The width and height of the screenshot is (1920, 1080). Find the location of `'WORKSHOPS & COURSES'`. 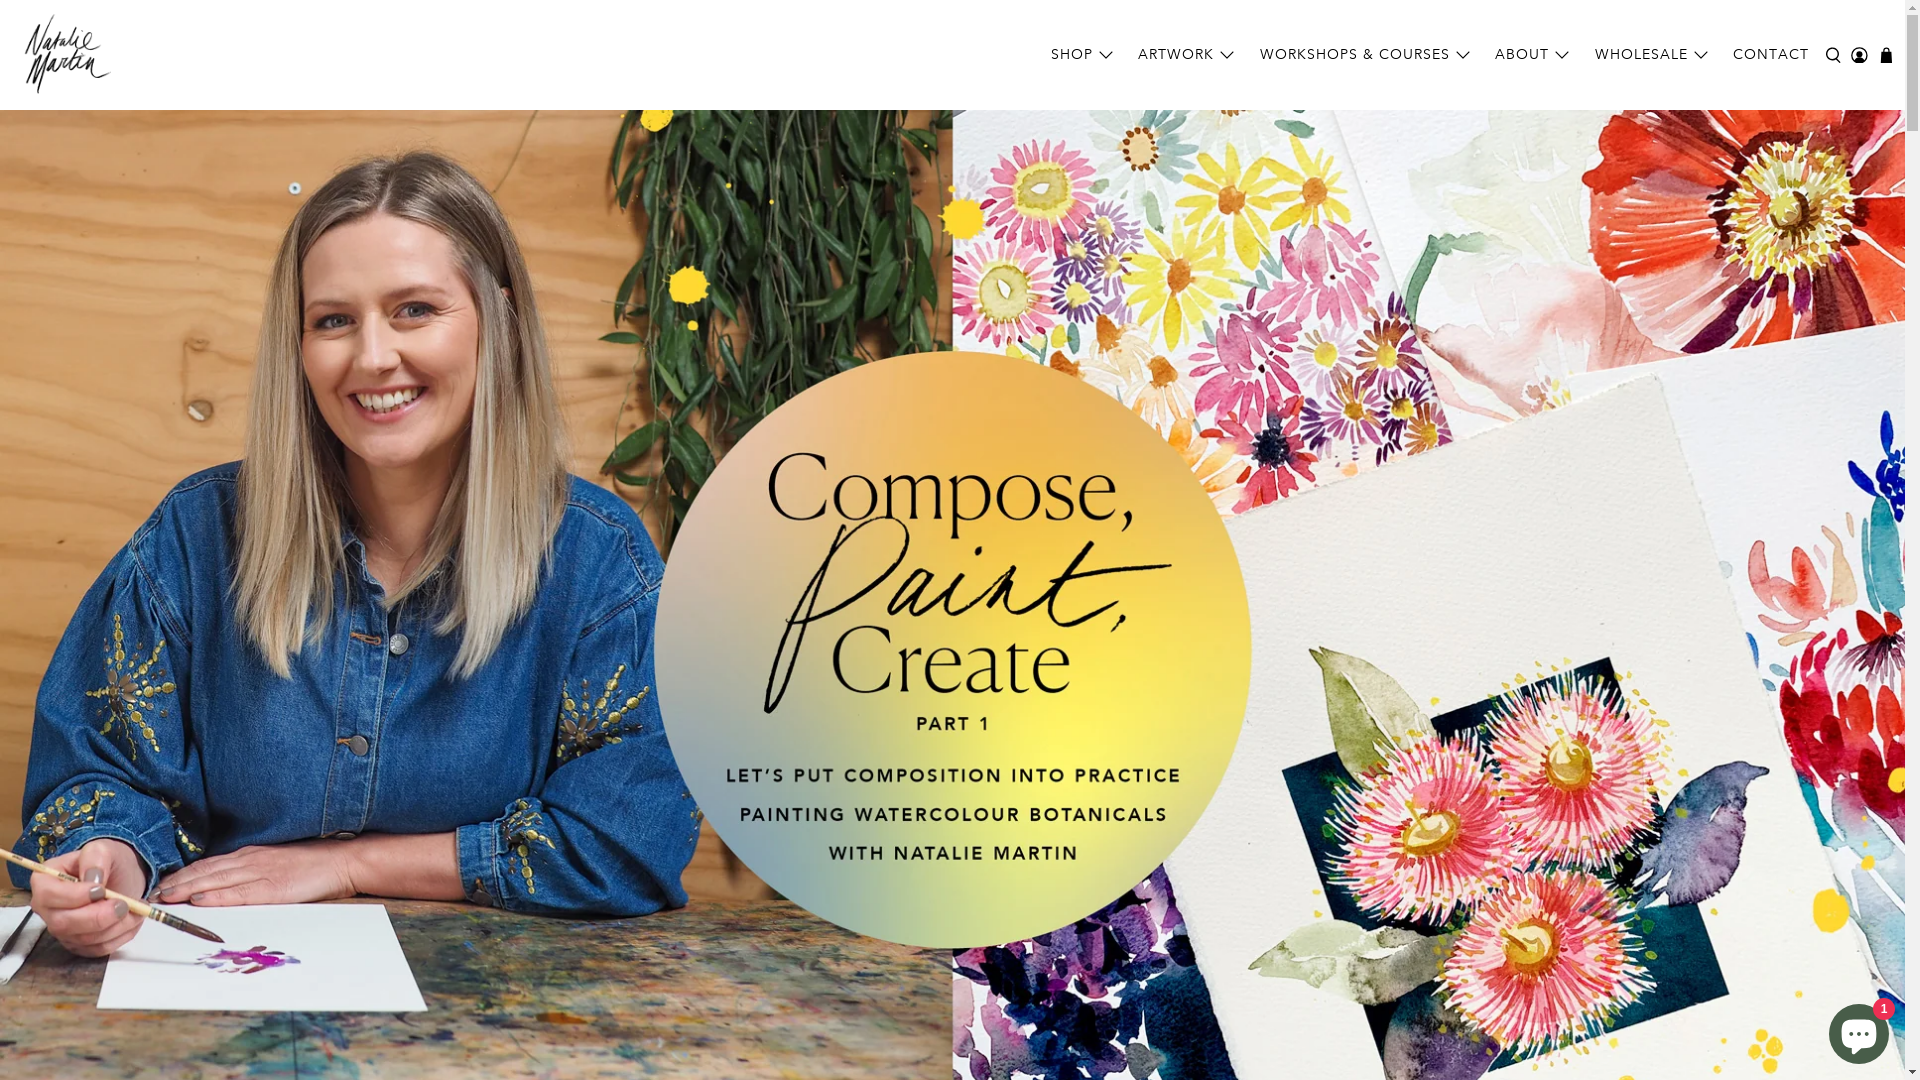

'WORKSHOPS & COURSES' is located at coordinates (1366, 53).